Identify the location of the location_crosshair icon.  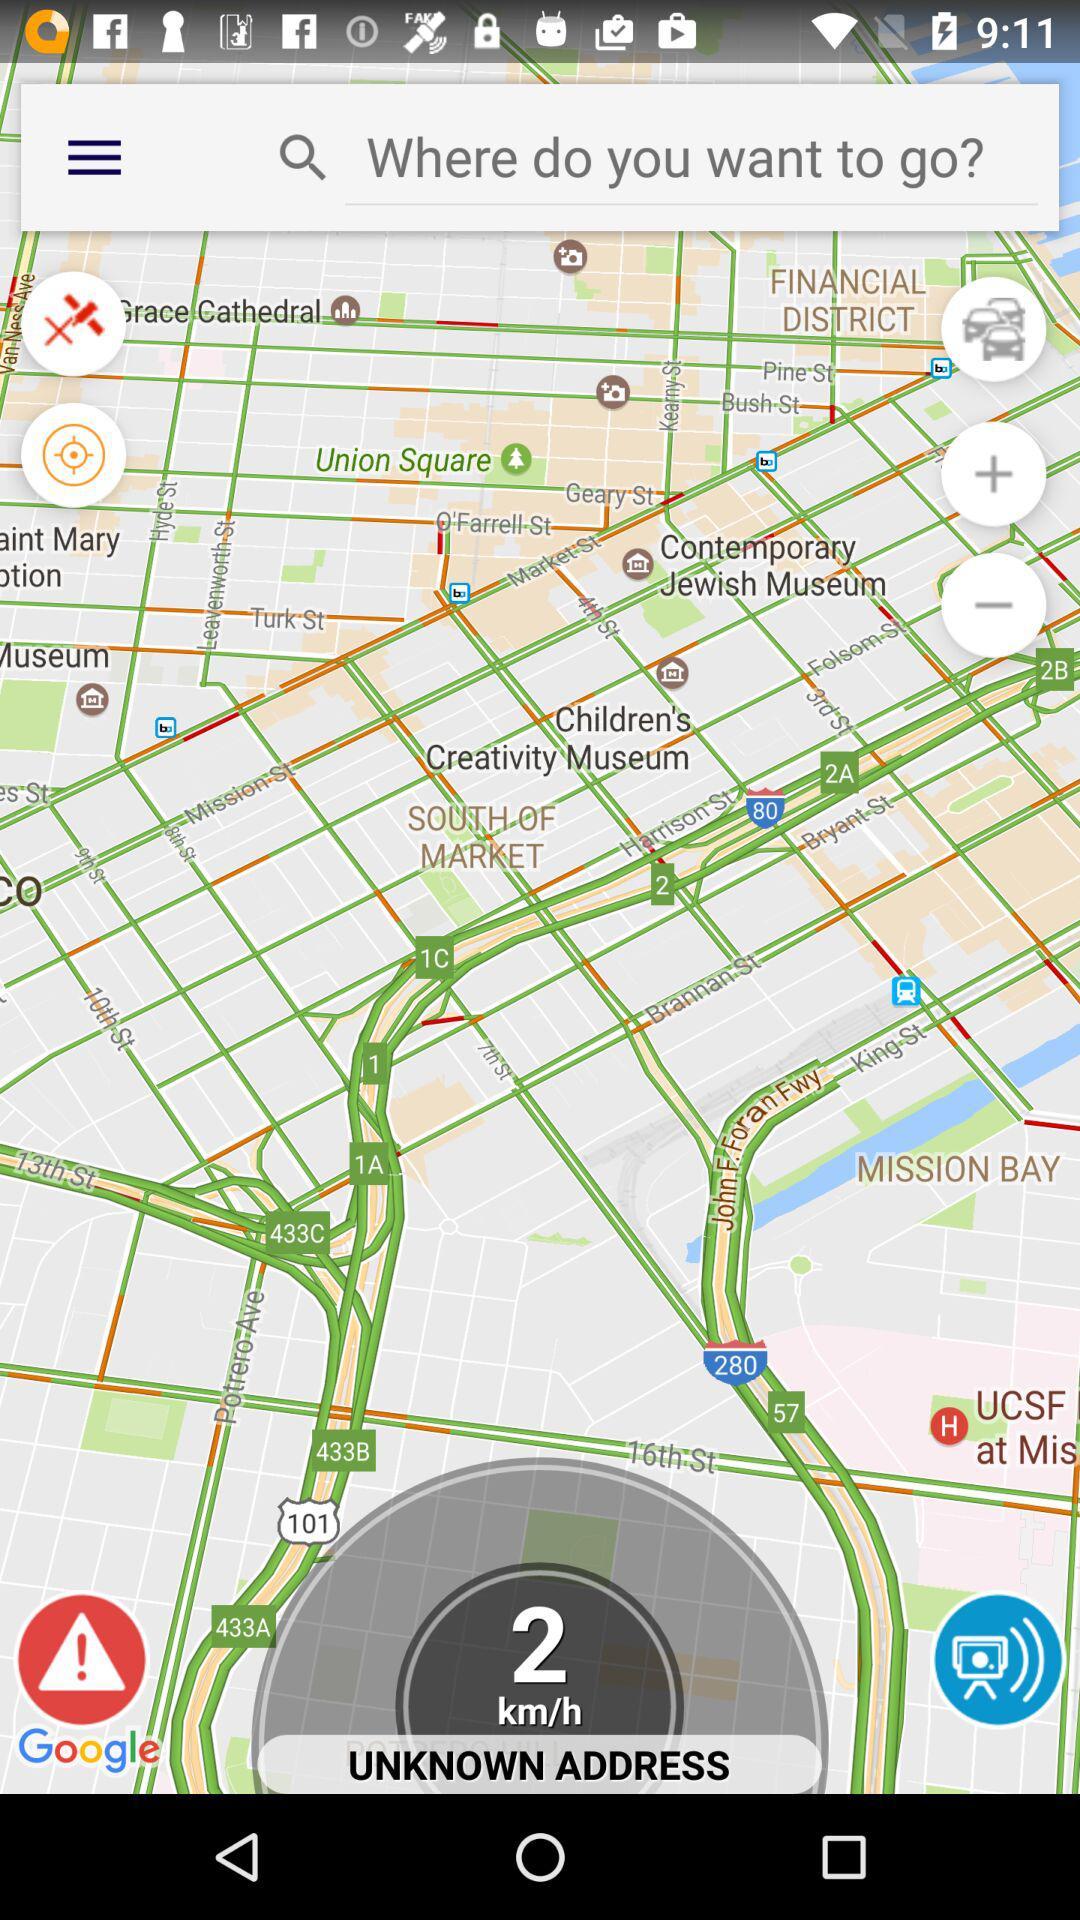
(72, 487).